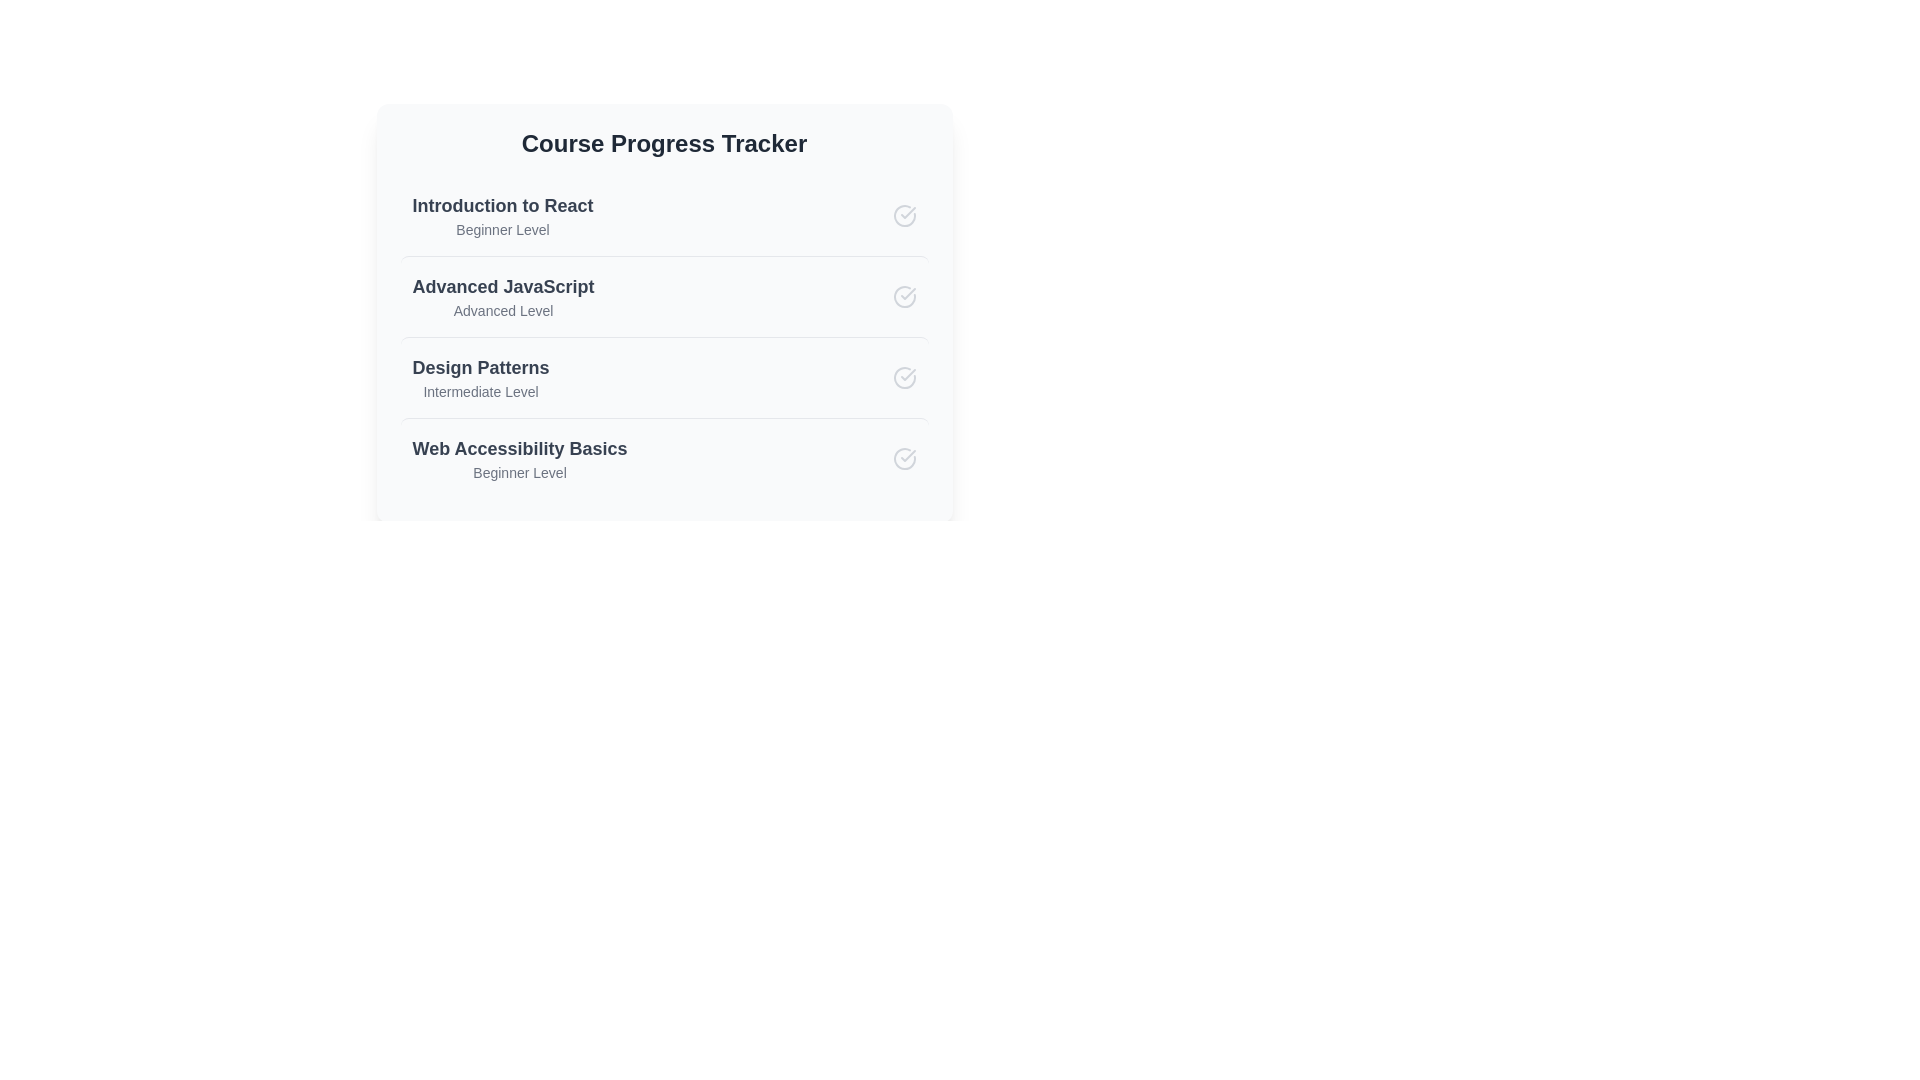  Describe the element at coordinates (480, 392) in the screenshot. I see `displayed text of the Text label that contains 'Intermediate Level', which is styled in a smaller muted gray font and is located beneath the 'Design Patterns' text` at that location.